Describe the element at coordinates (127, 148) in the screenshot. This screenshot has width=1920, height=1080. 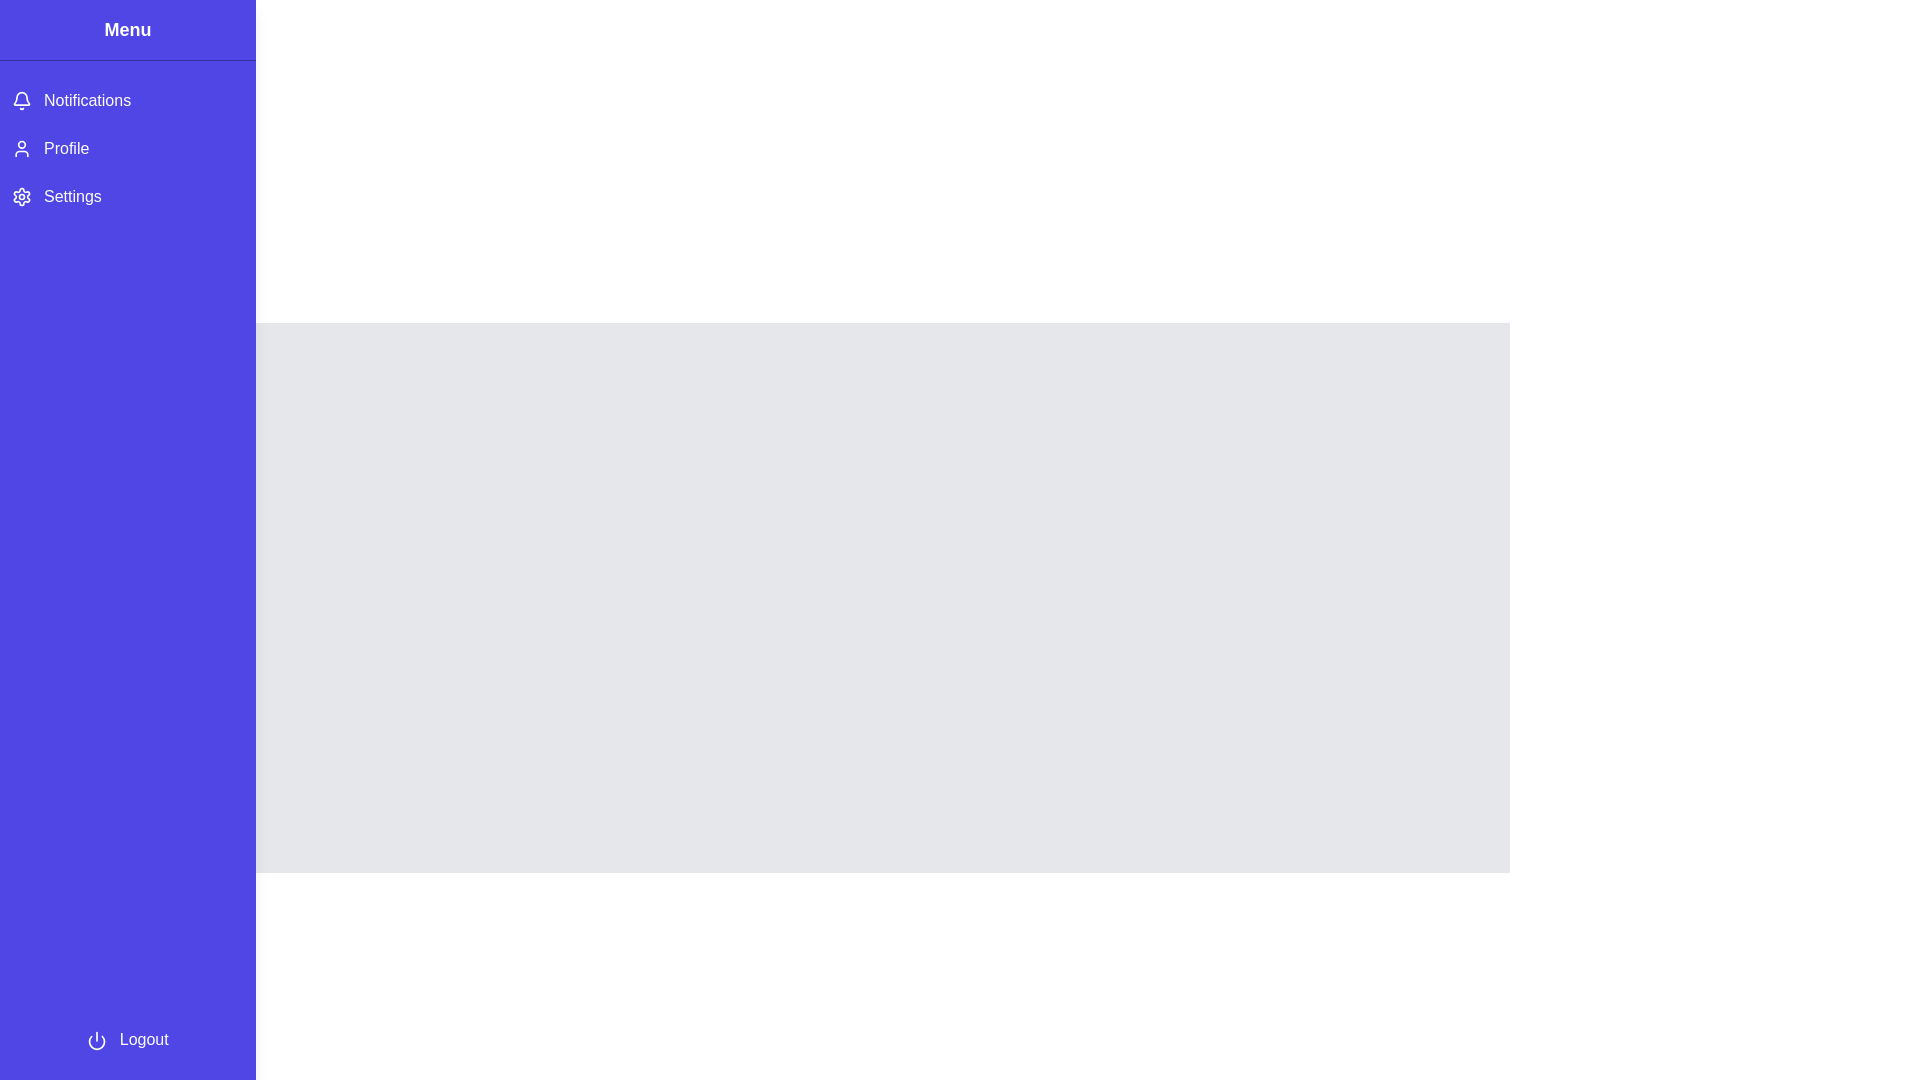
I see `the 'Profile' menu item to navigate to the profile section` at that location.